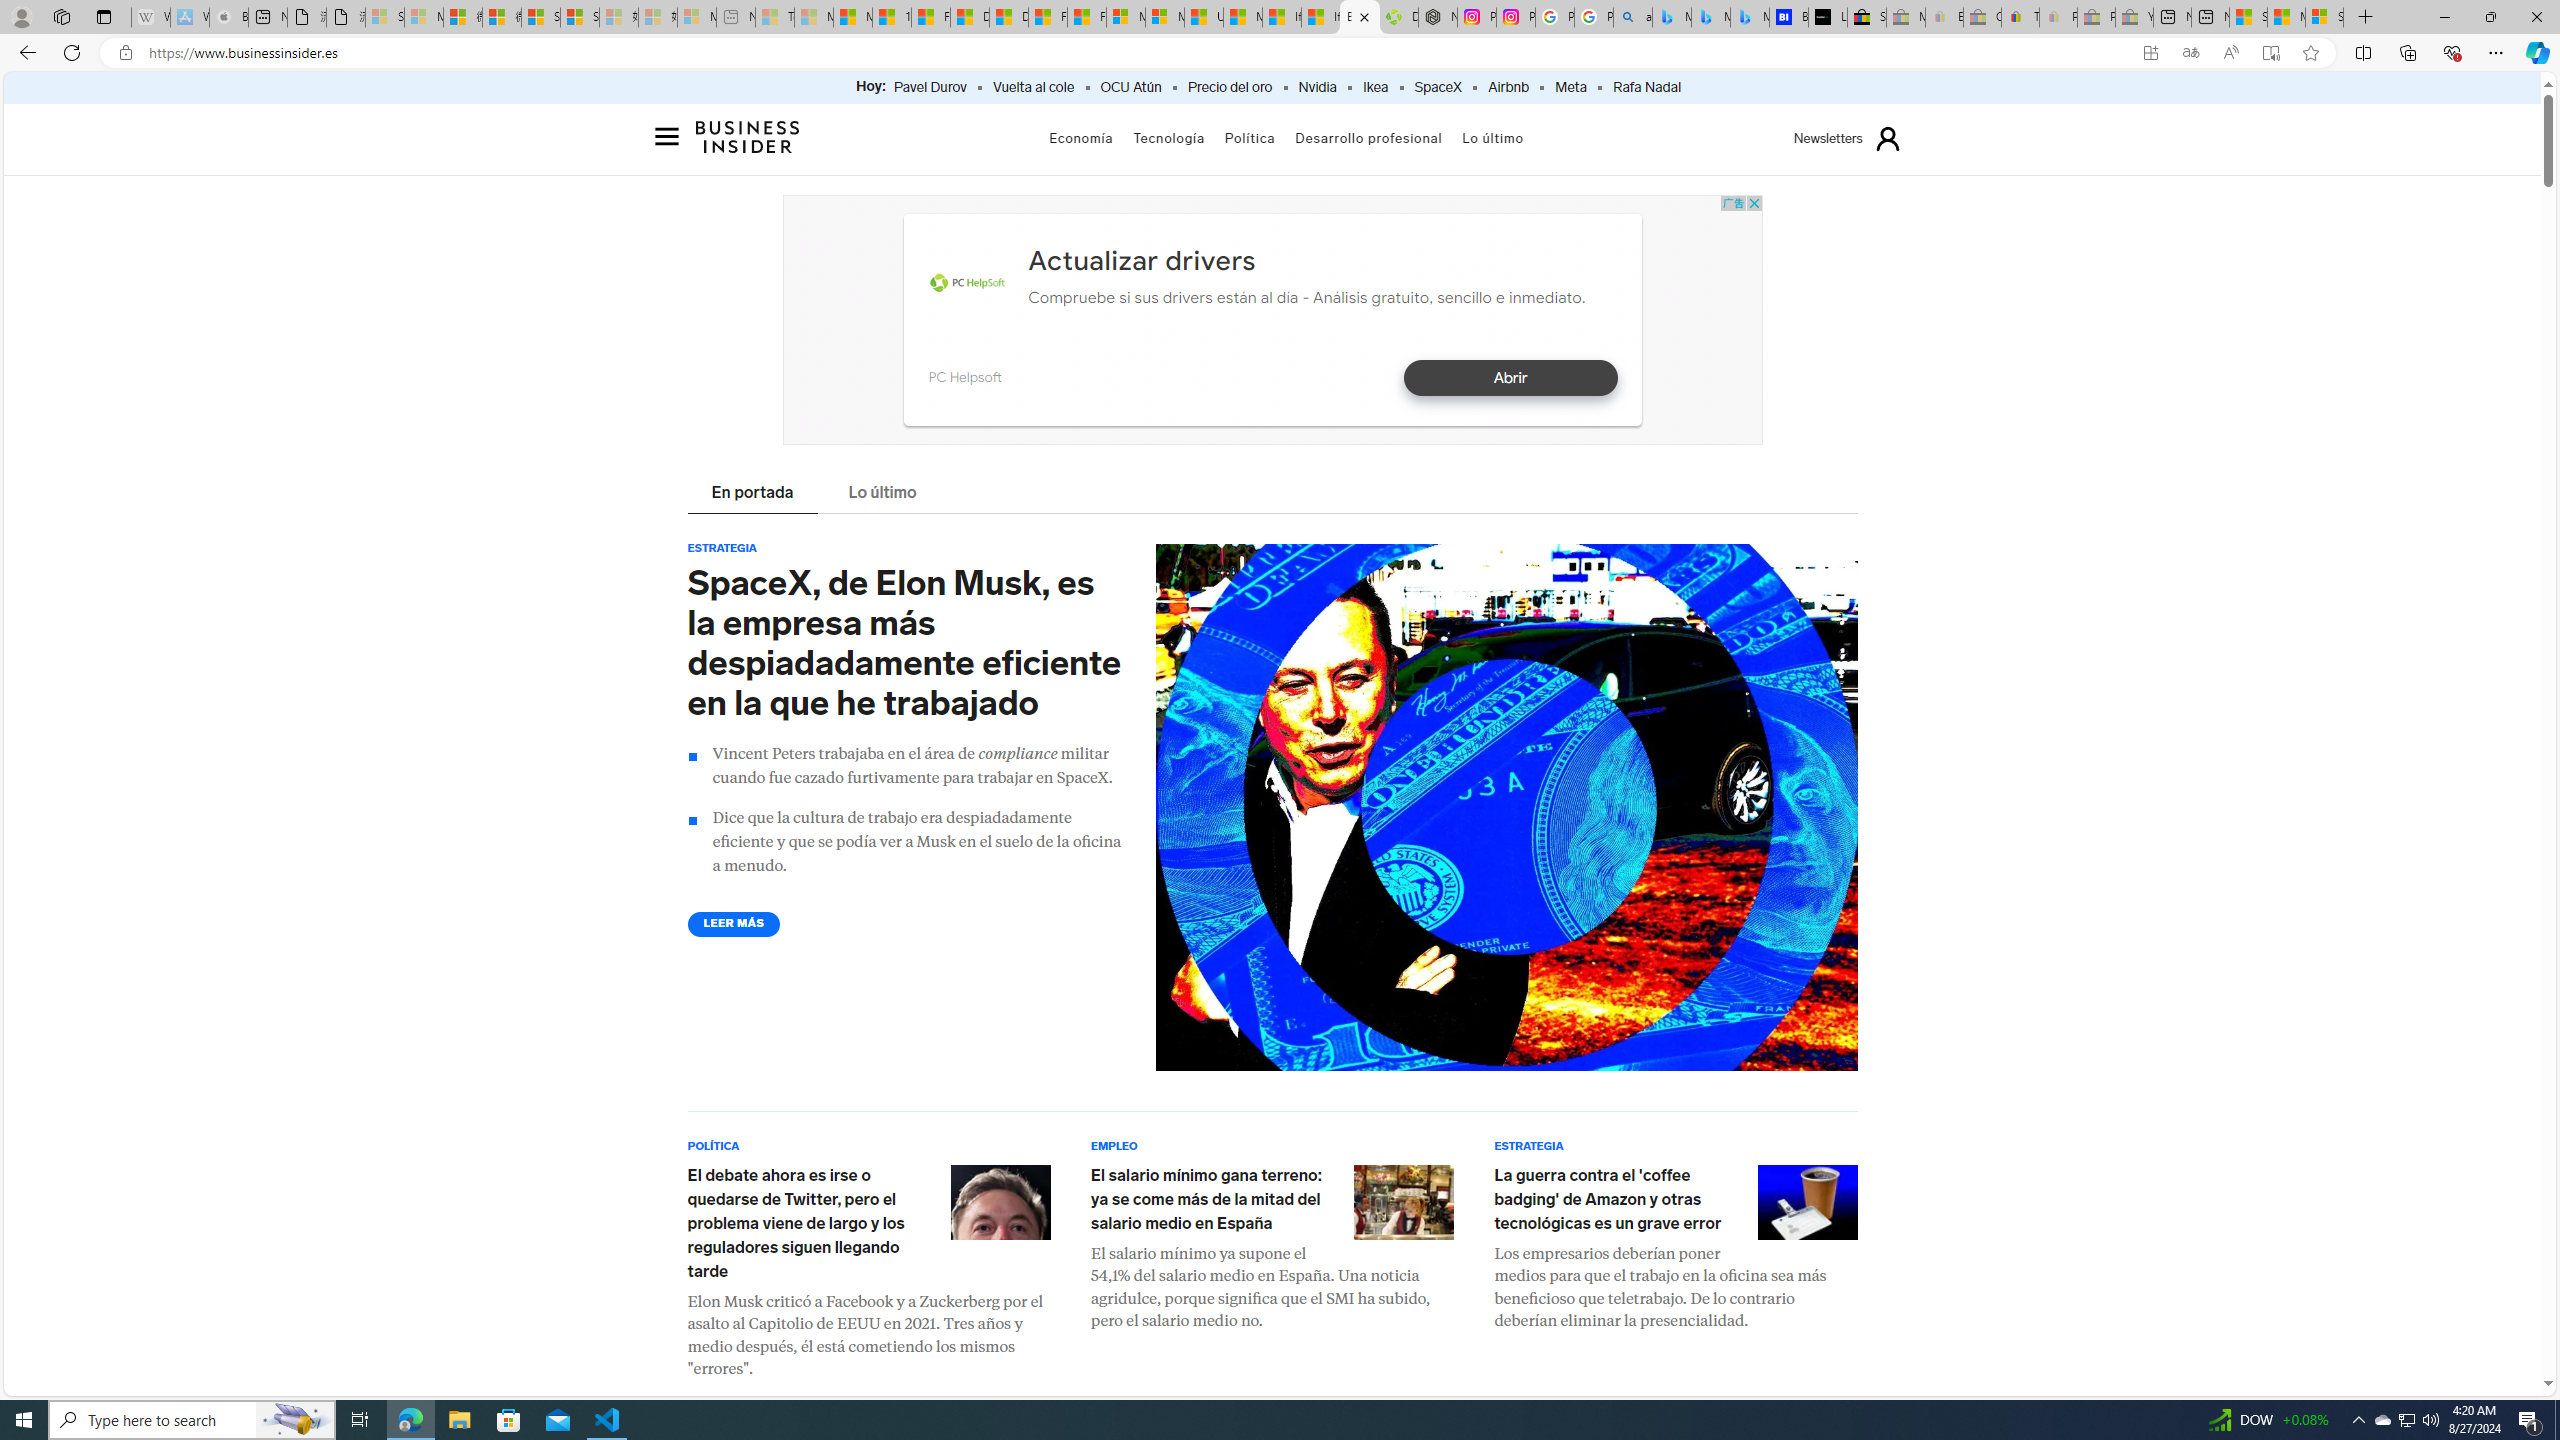  I want to click on 'Microsoft Bing Travel - Shangri-La Hotel Bangkok', so click(1750, 16).